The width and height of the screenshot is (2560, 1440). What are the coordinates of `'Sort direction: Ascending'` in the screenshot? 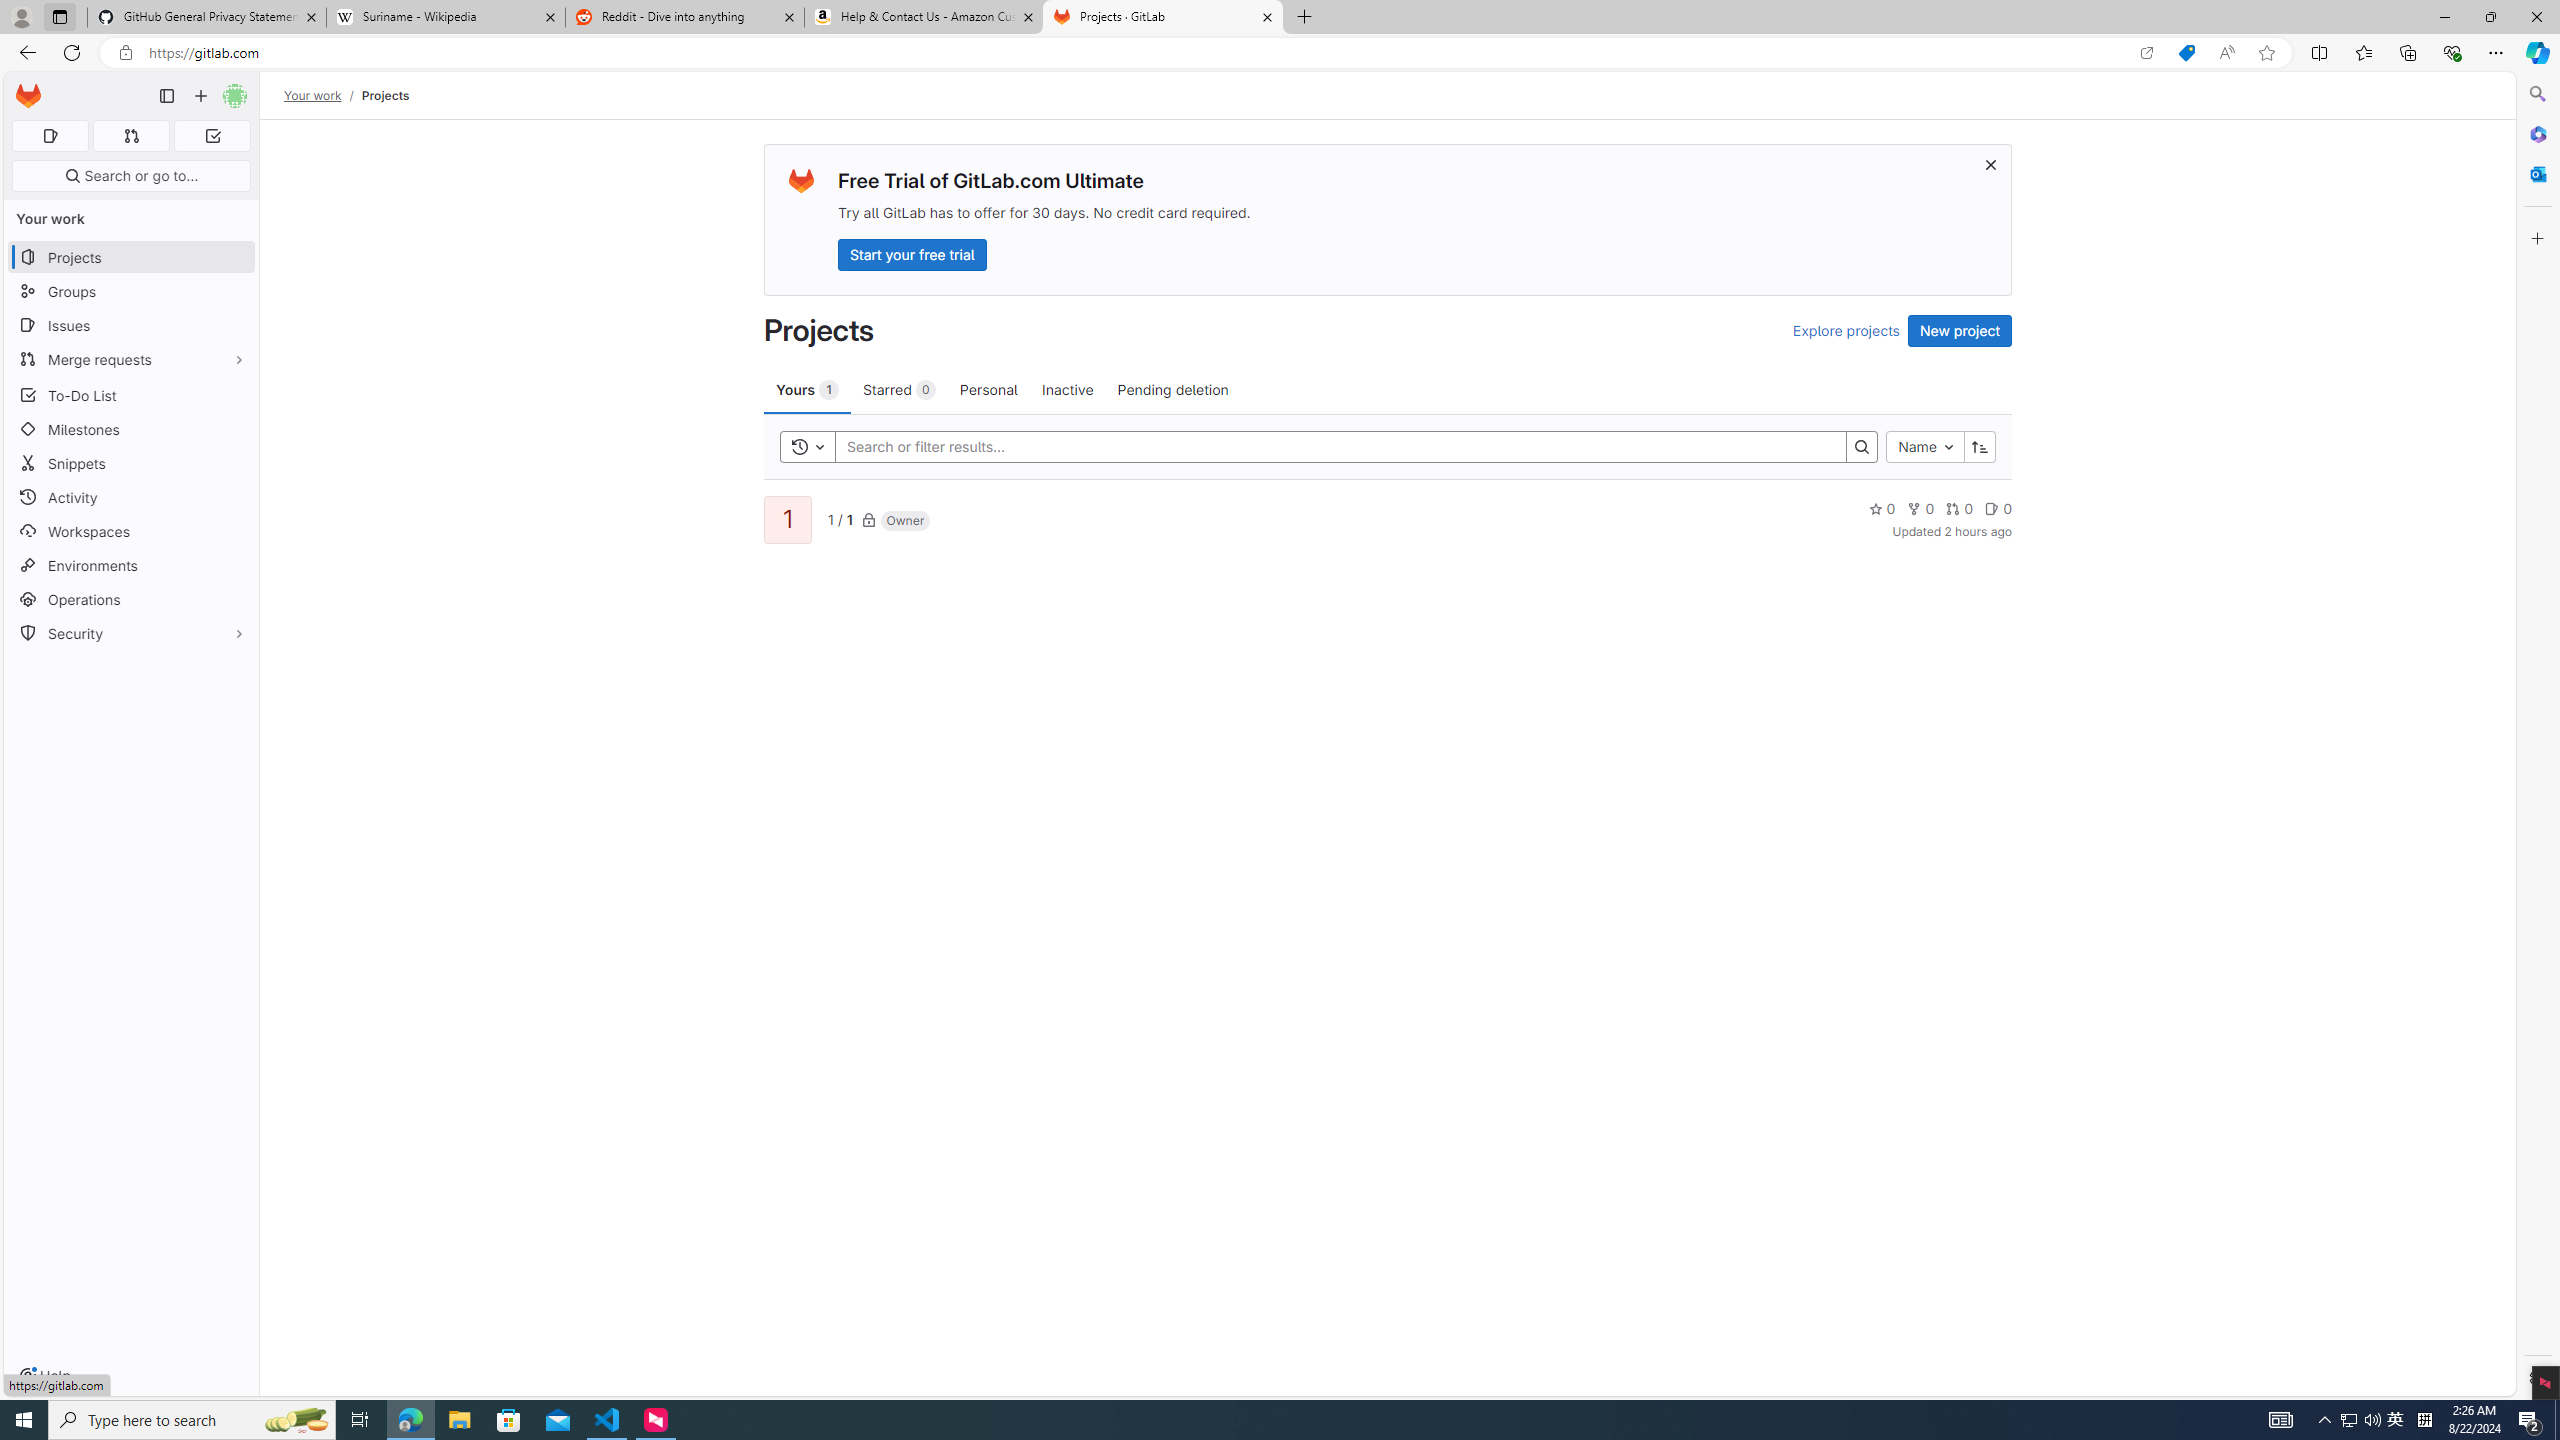 It's located at (1980, 447).